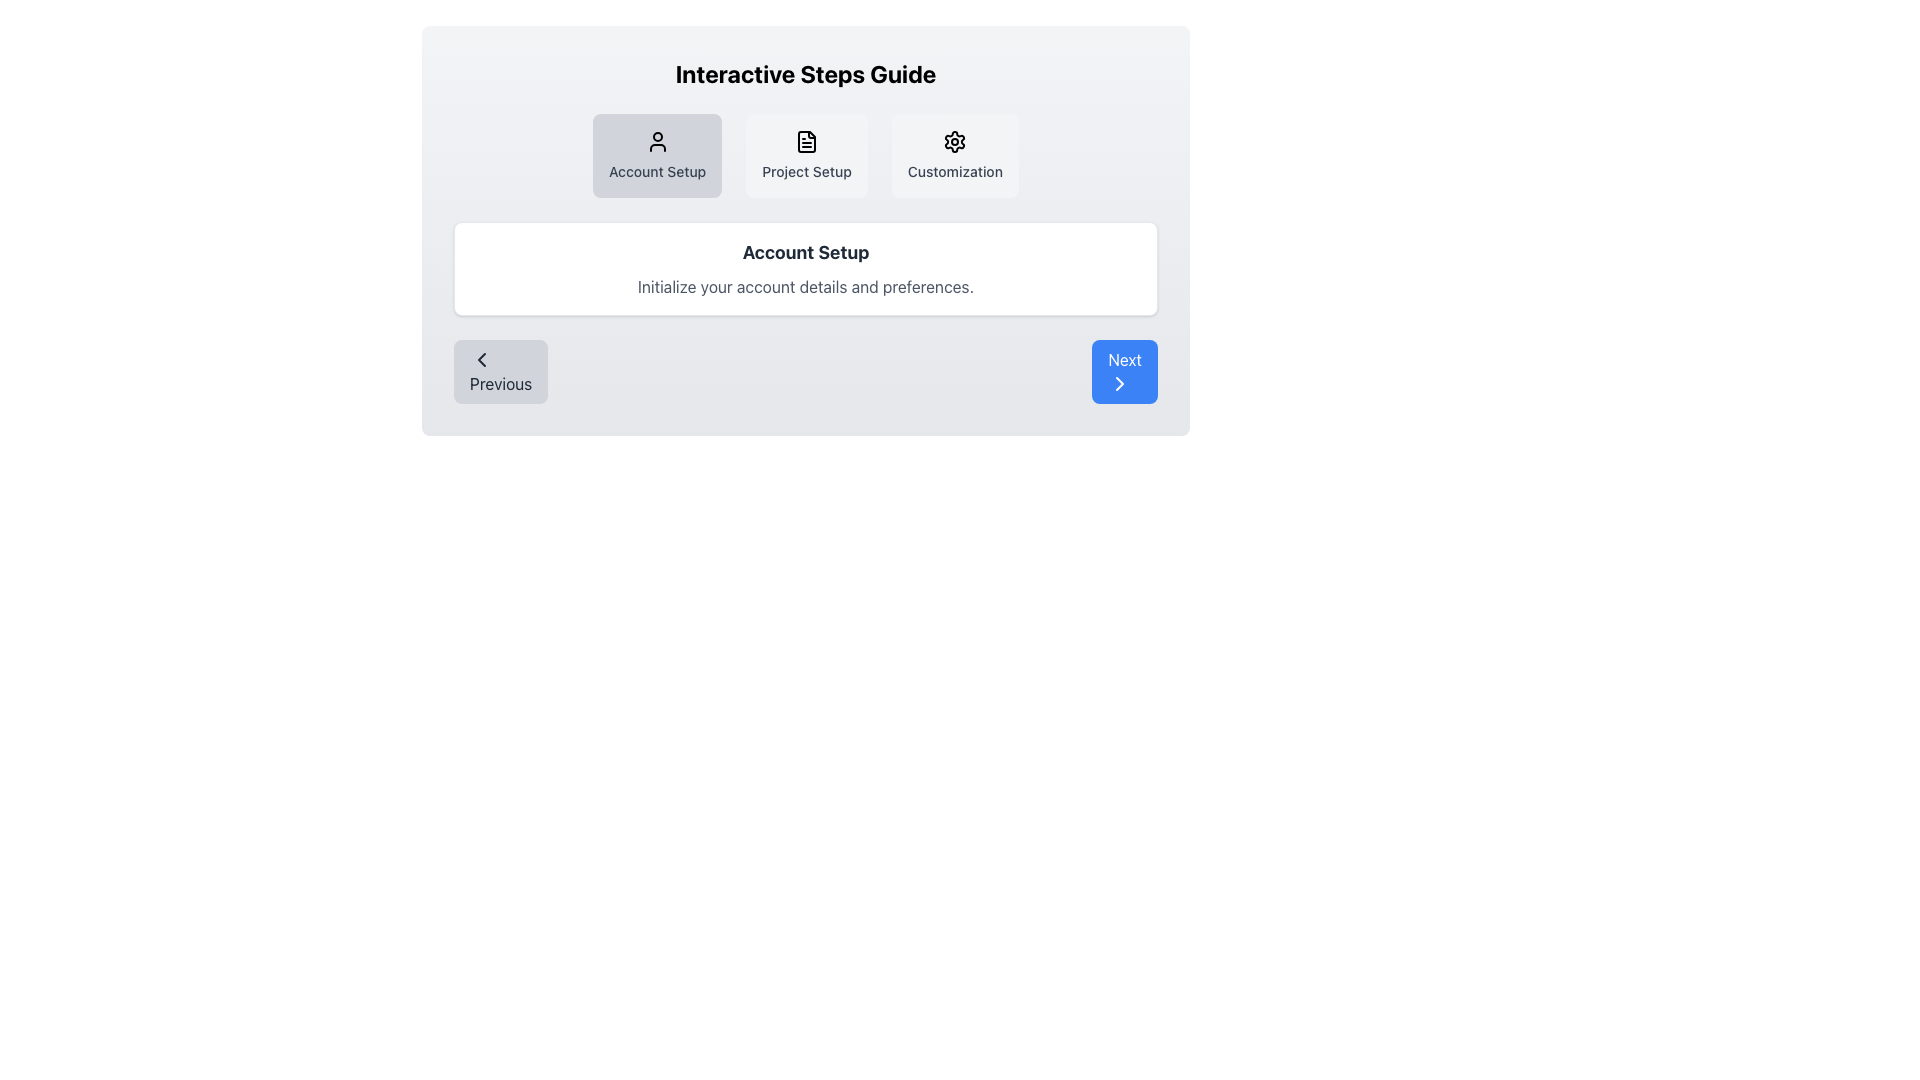  I want to click on the 'Account Setup' text label, which is displayed in gray color below a user icon on the first button in a horizontal arrangement at the top center of the main interface panel, so click(657, 171).